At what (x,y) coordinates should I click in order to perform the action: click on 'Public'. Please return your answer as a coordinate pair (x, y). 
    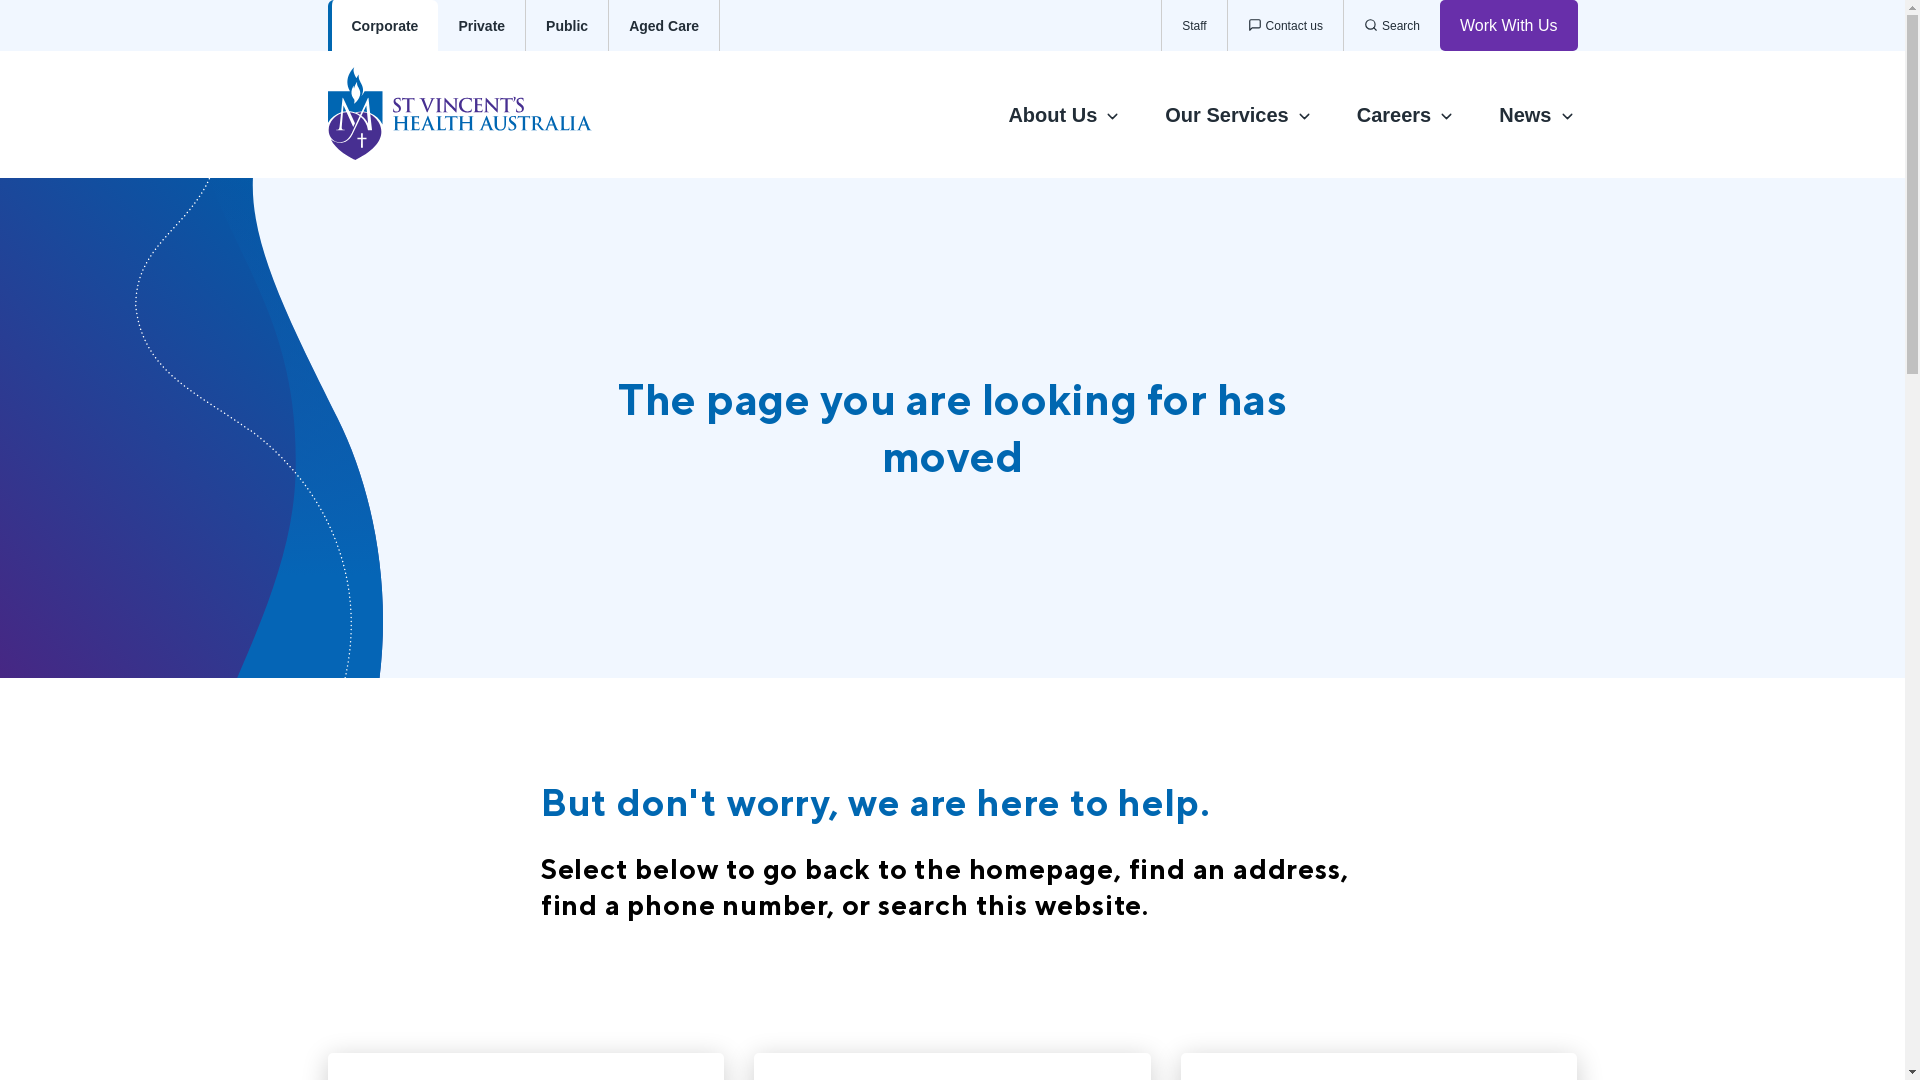
    Looking at the image, I should click on (566, 25).